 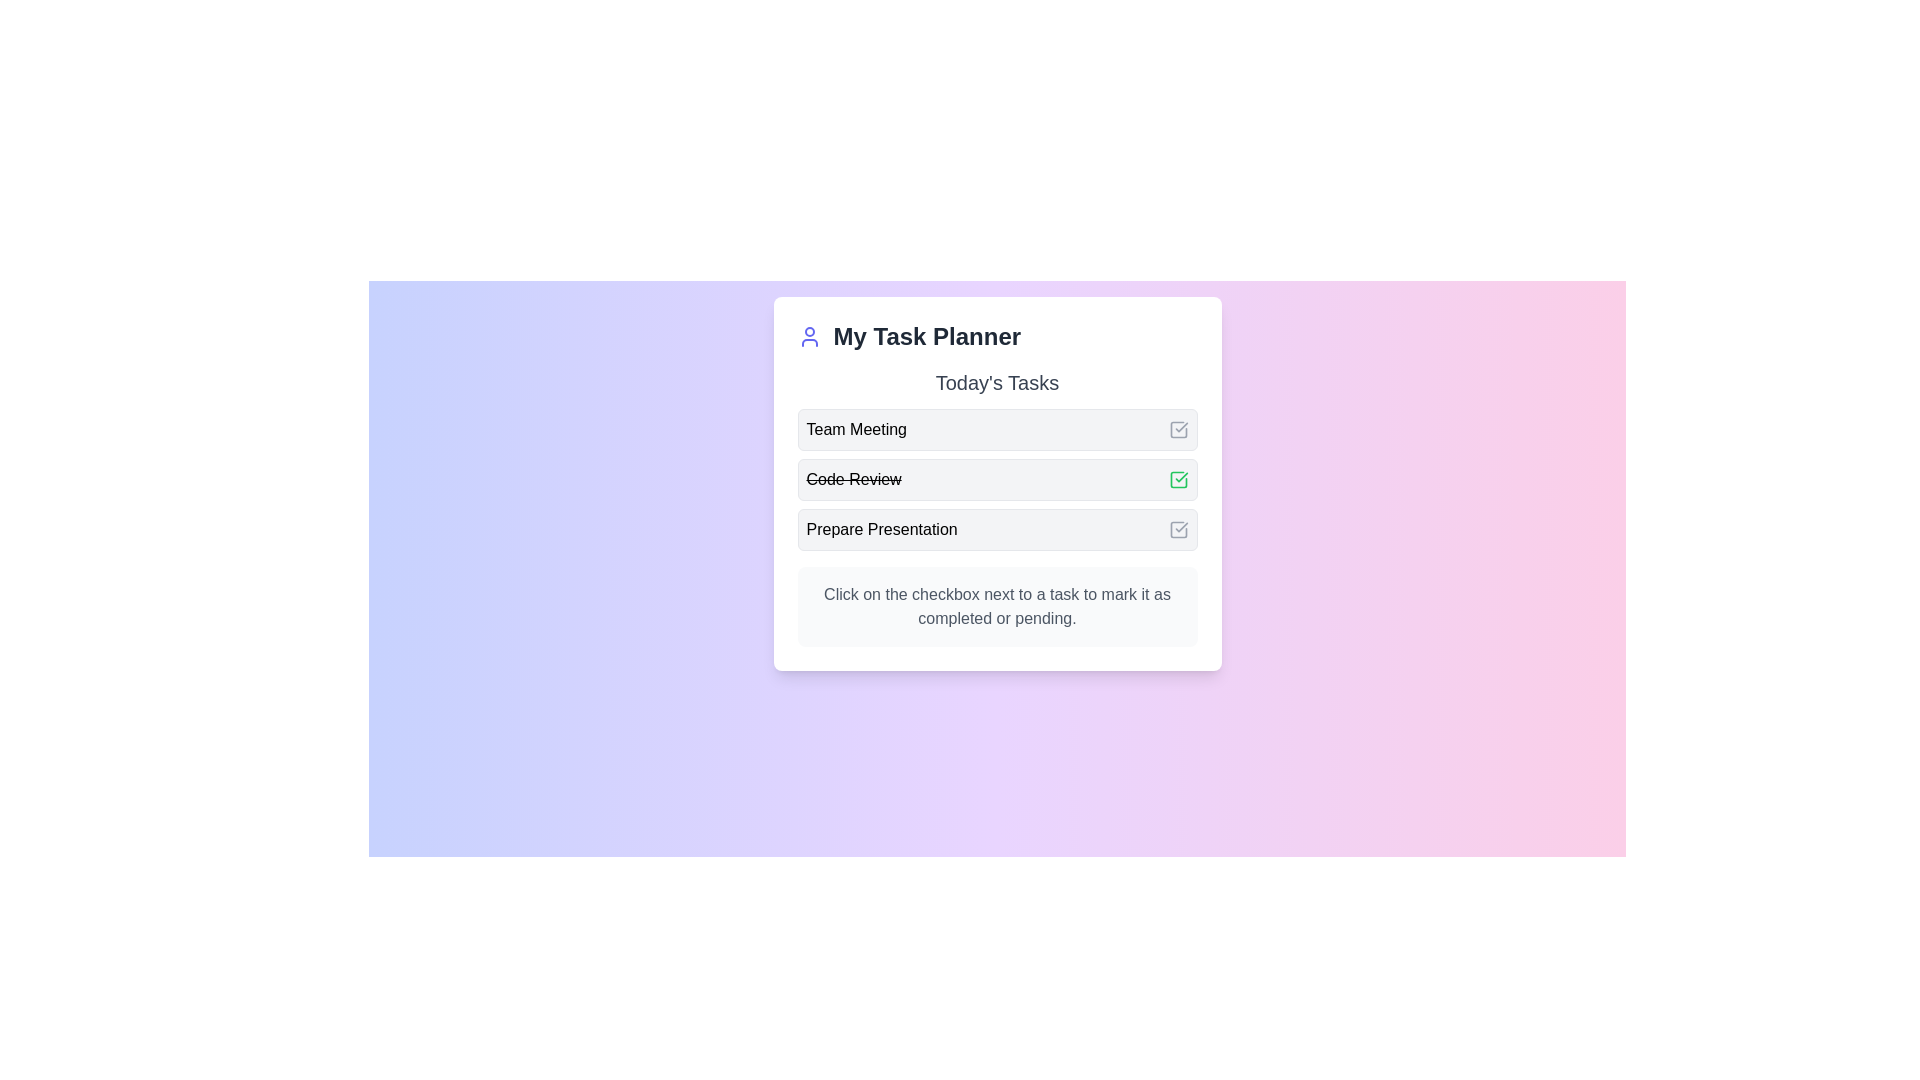 I want to click on the first checkbox in the 'My Task Planner' card, so click(x=1178, y=428).